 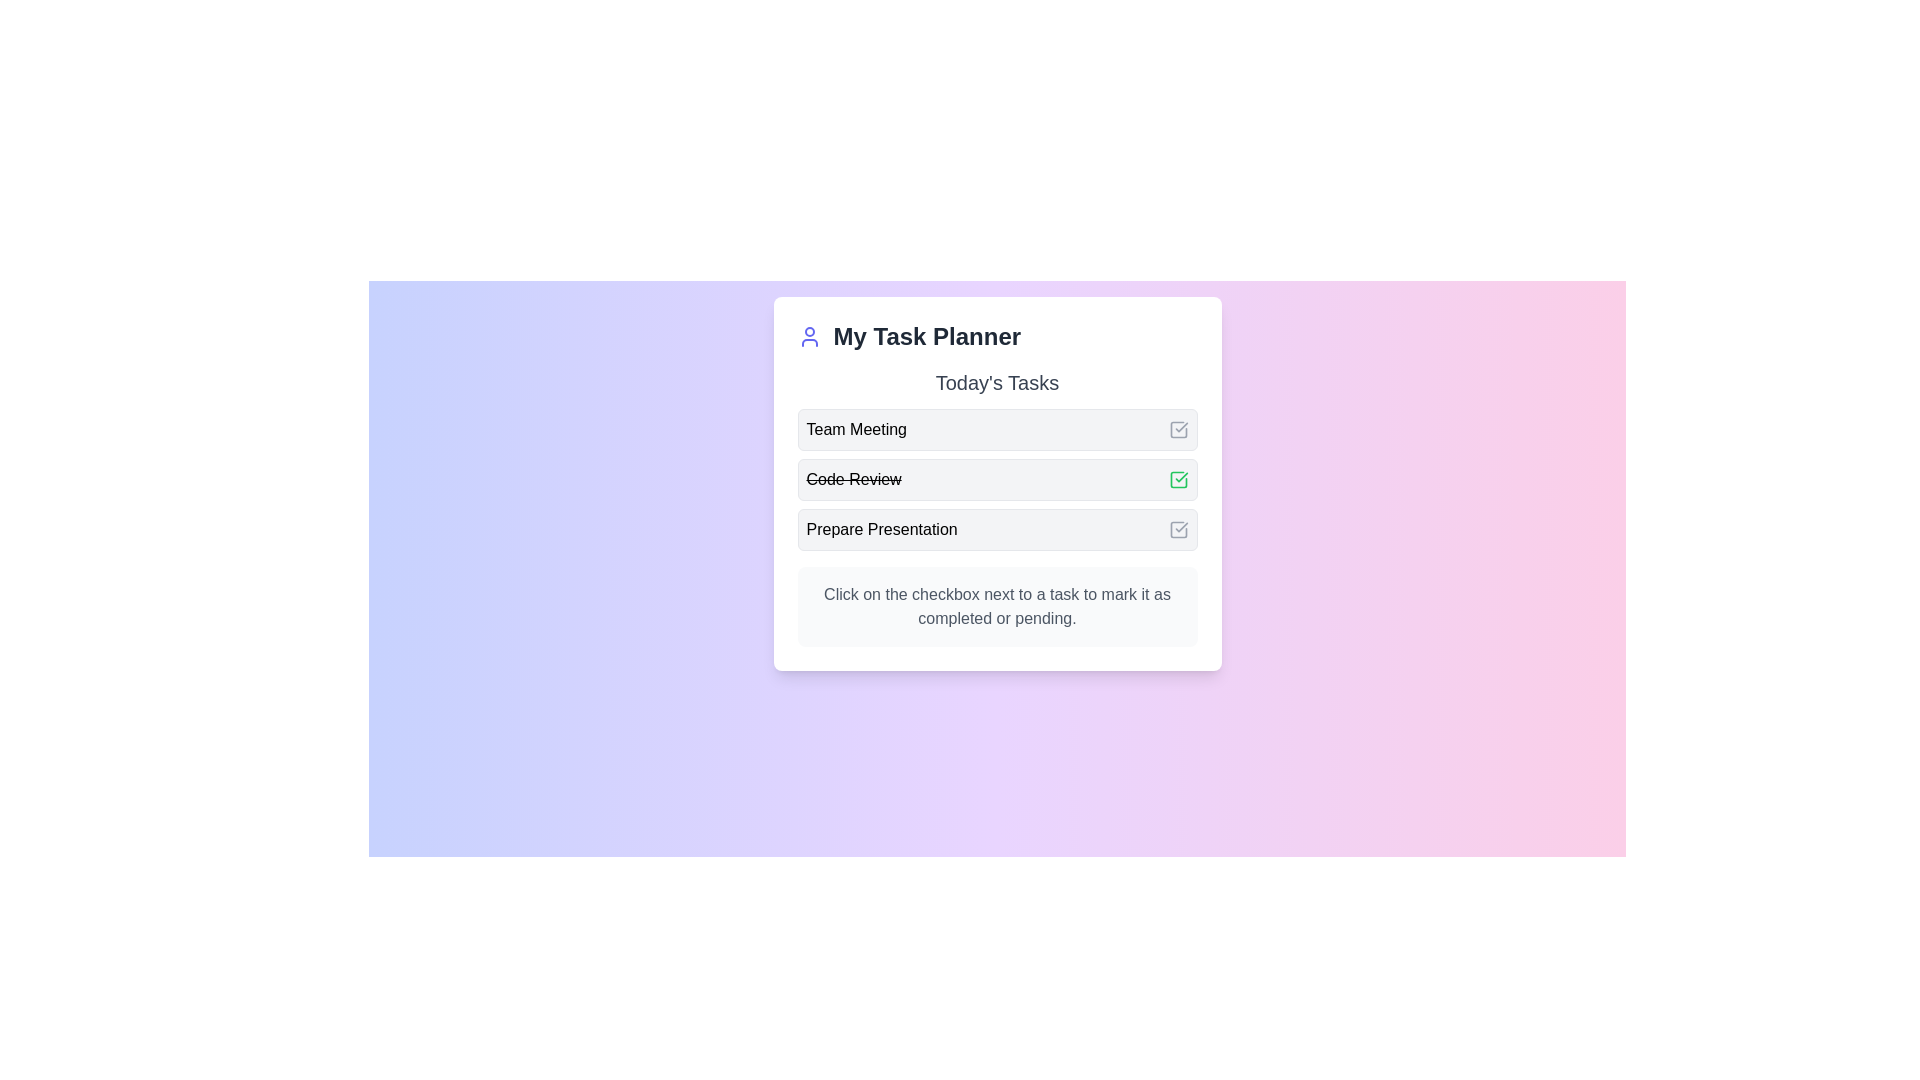 I want to click on the first checkbox in the 'My Task Planner' card, so click(x=1178, y=428).